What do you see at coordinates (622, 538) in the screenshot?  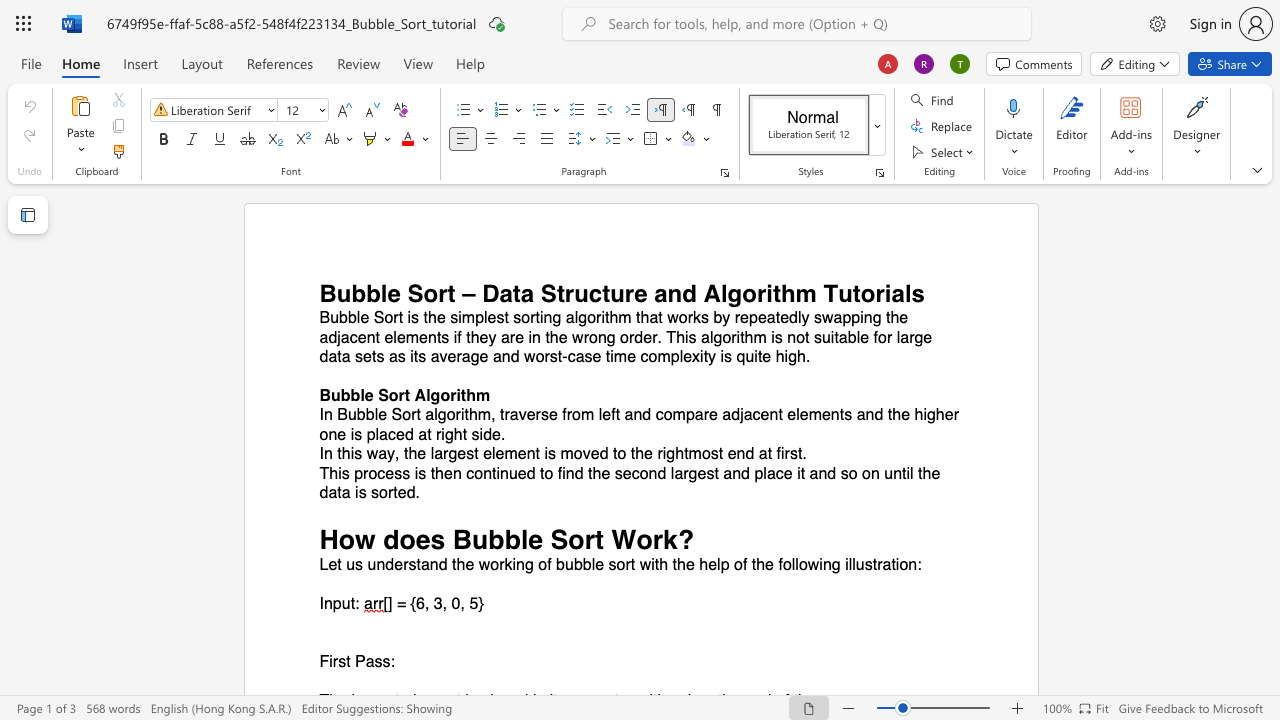 I see `the 1th character "W" in the text` at bounding box center [622, 538].